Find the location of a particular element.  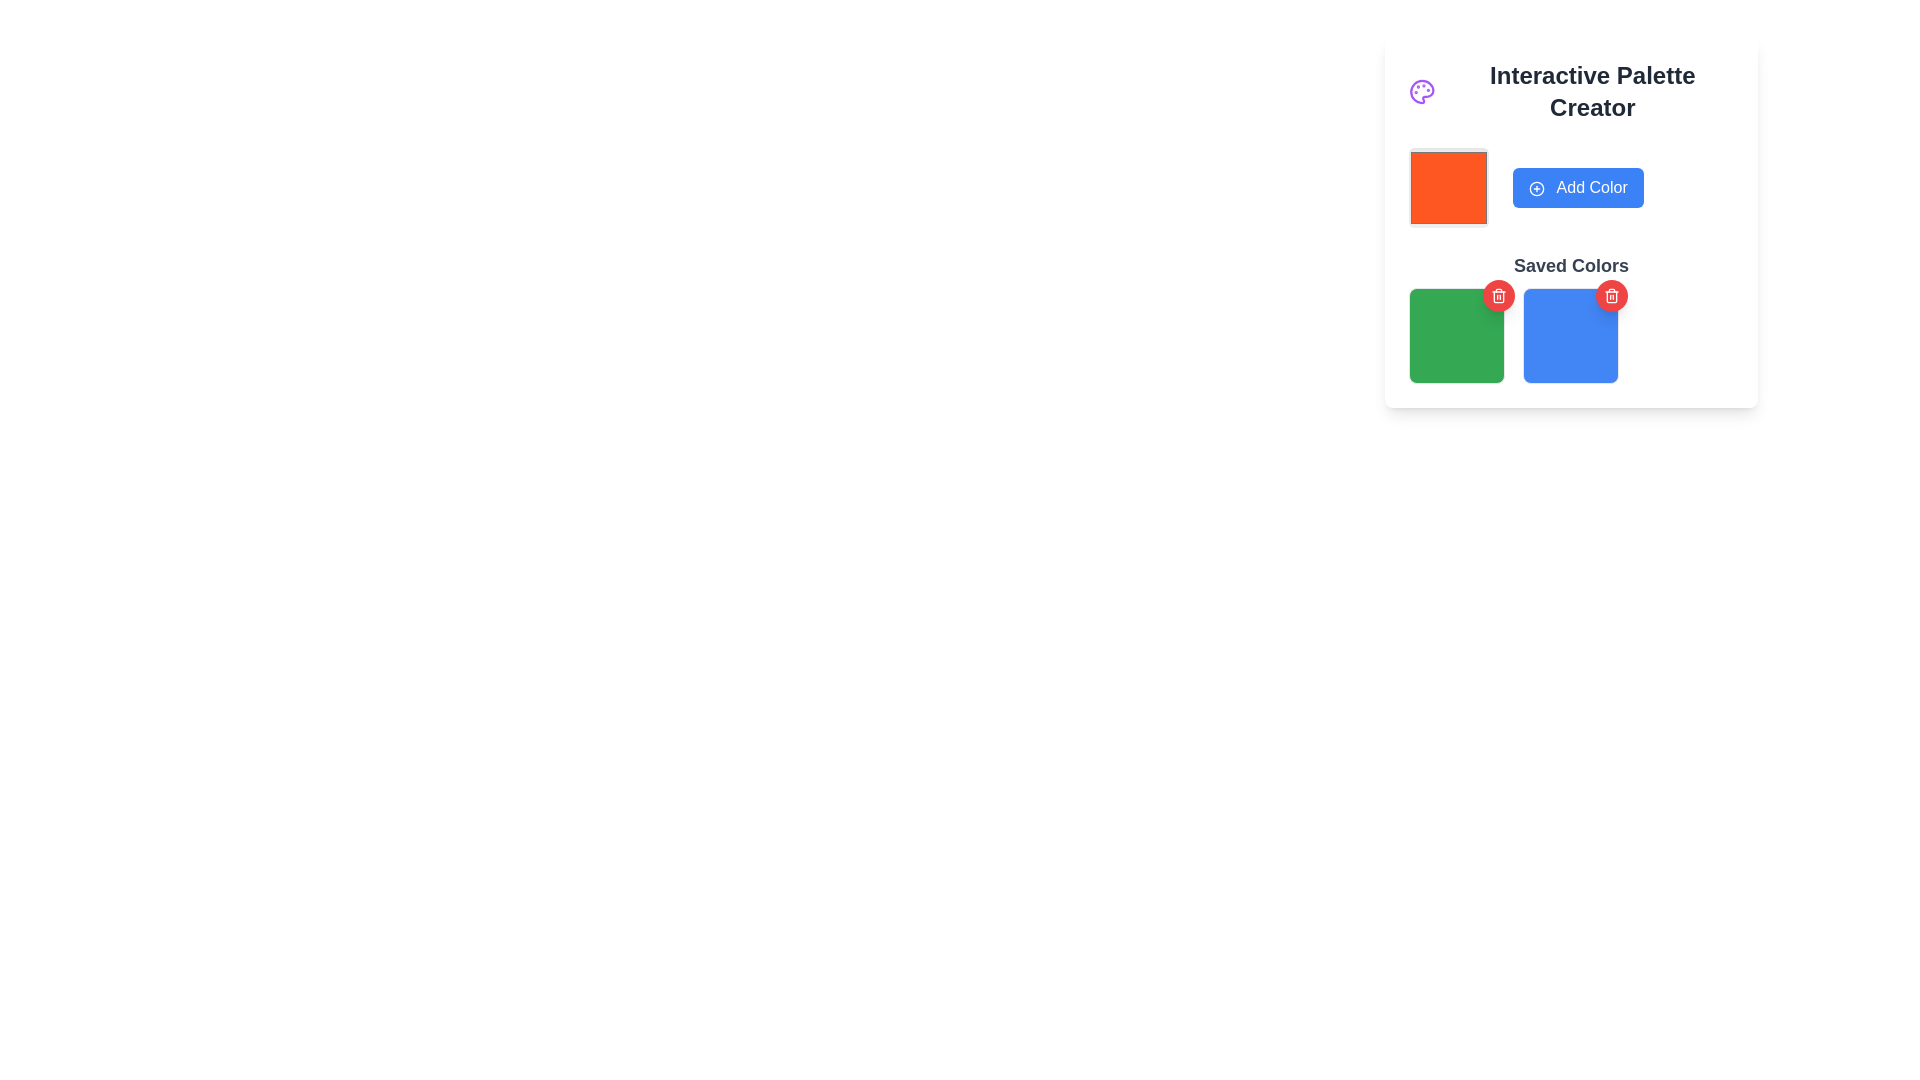

the circular icon with a blue outline and a plus sign in its center, located to the left of the 'Add Color' button is located at coordinates (1535, 188).